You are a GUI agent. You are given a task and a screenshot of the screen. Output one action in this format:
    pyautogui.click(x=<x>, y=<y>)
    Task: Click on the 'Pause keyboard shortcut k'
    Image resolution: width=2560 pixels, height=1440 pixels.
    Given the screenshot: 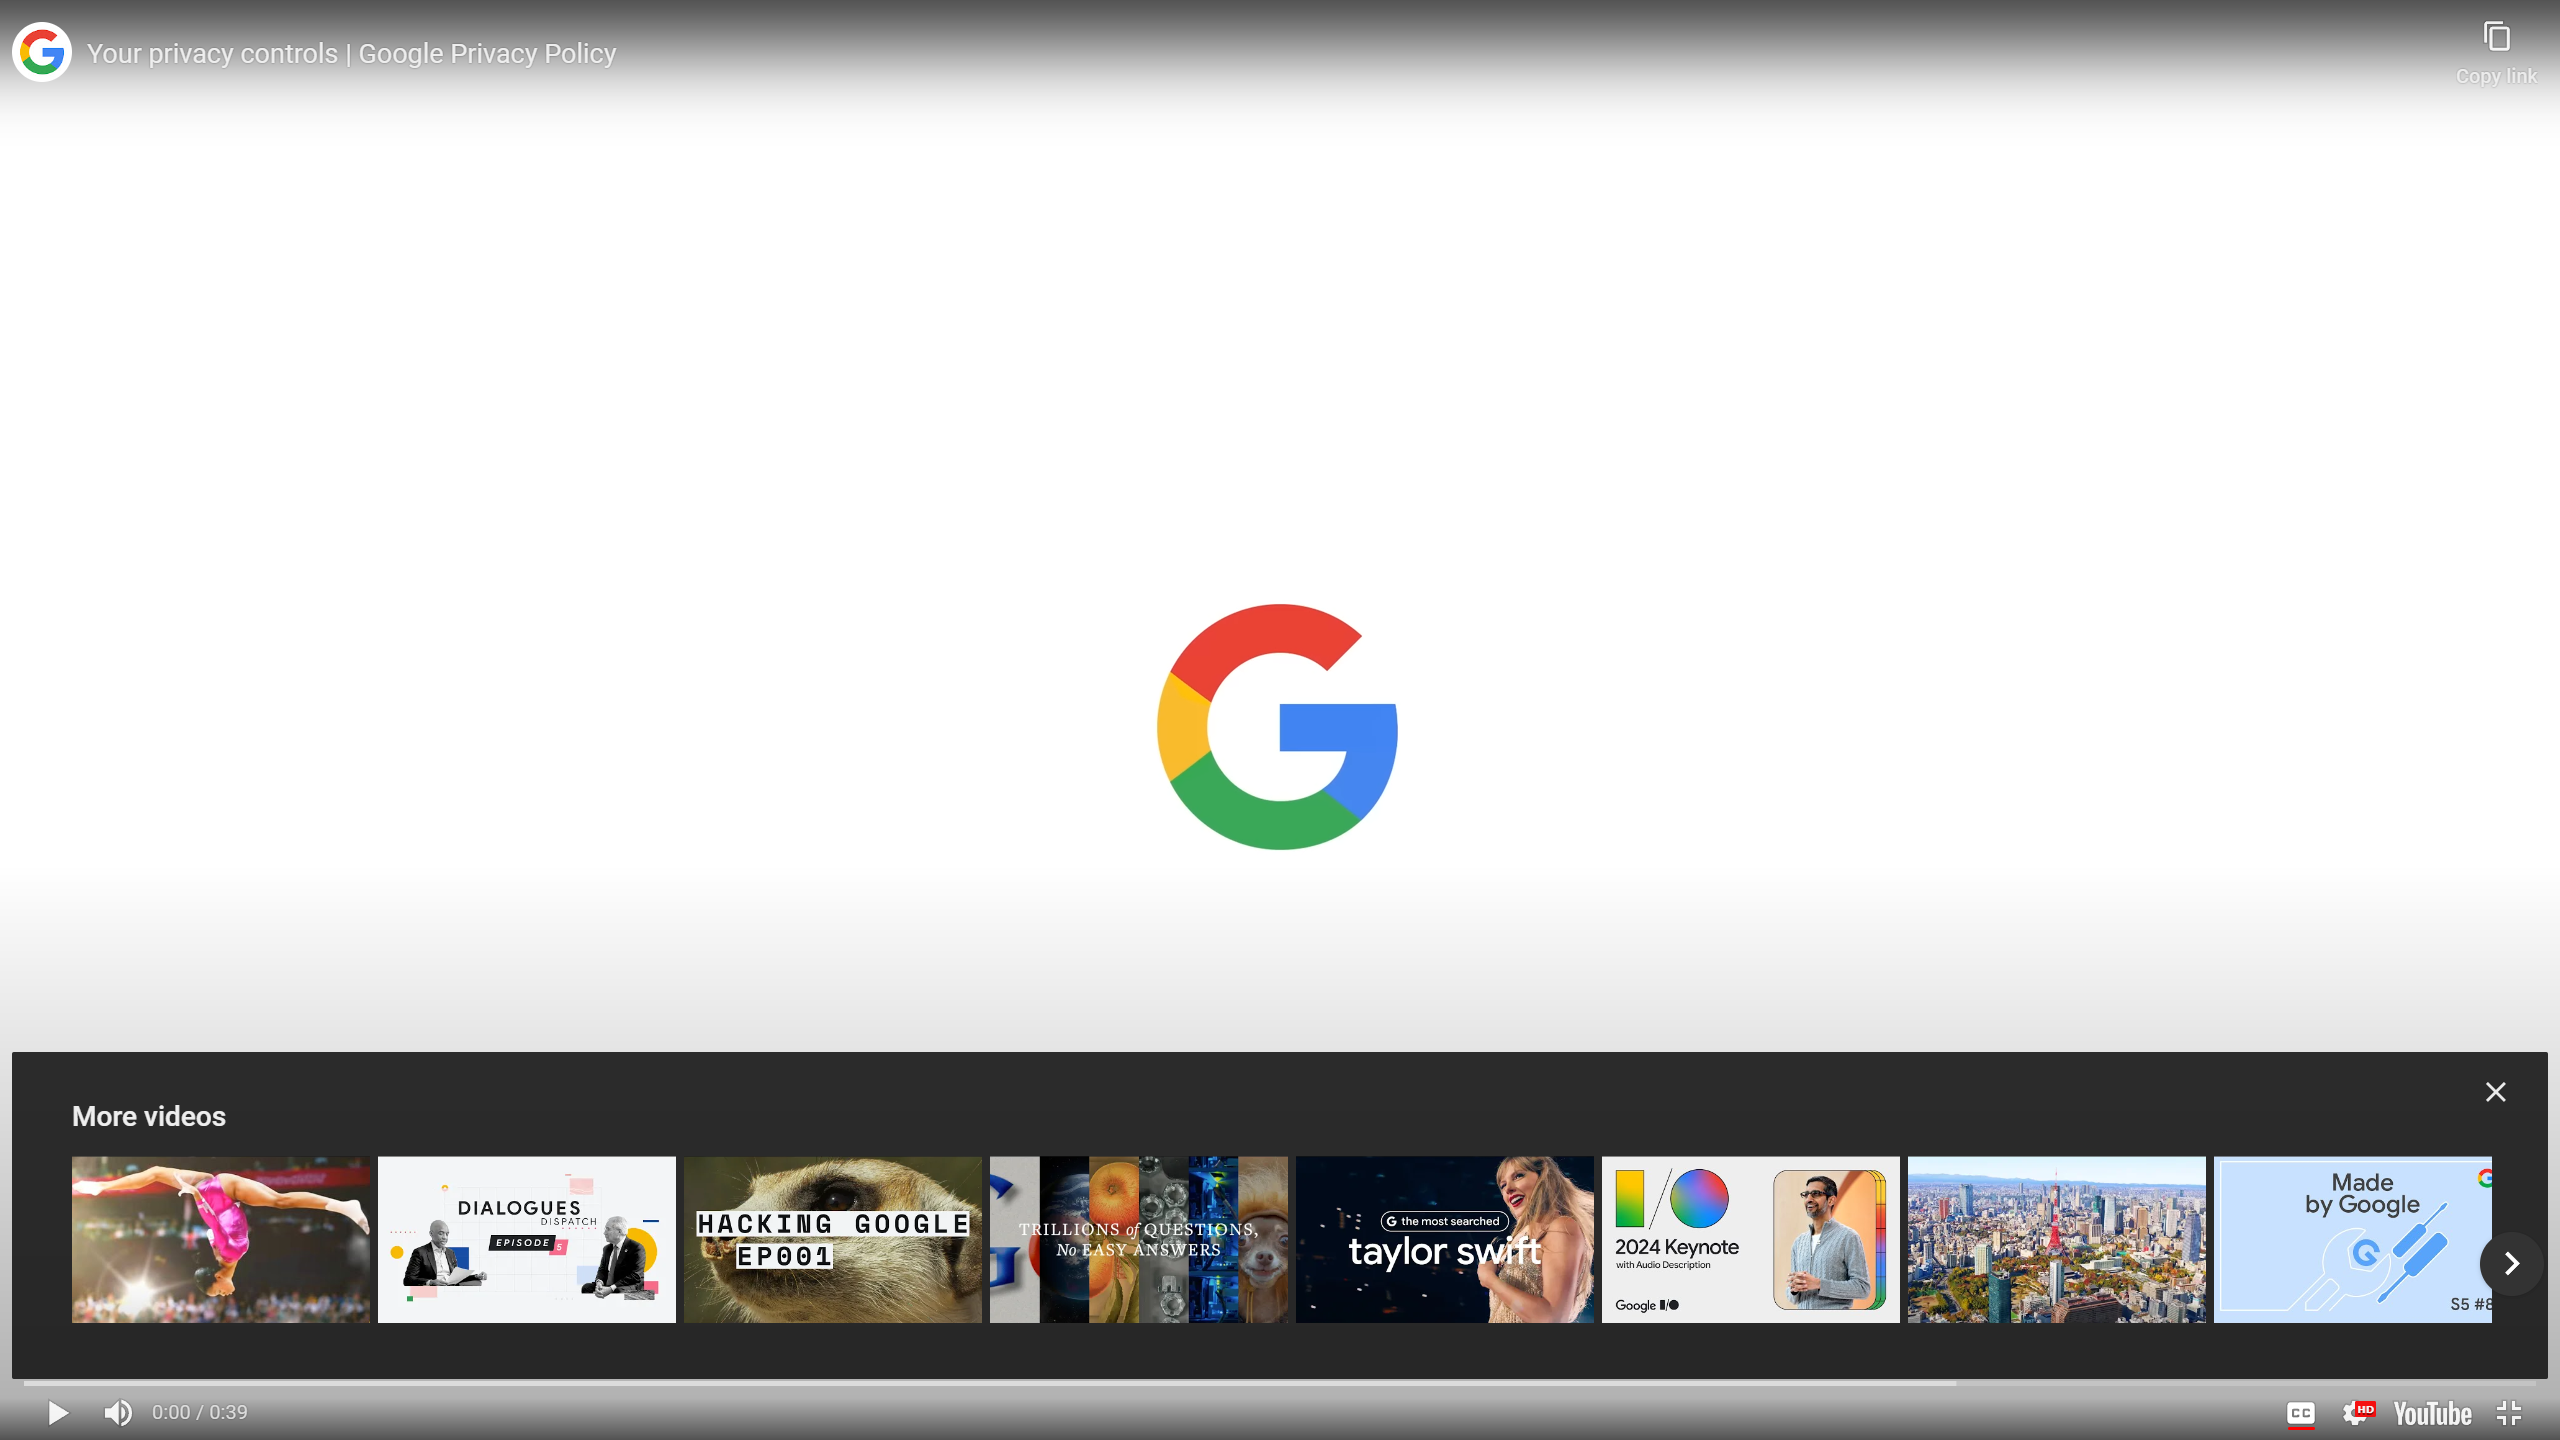 What is the action you would take?
    pyautogui.click(x=57, y=1412)
    